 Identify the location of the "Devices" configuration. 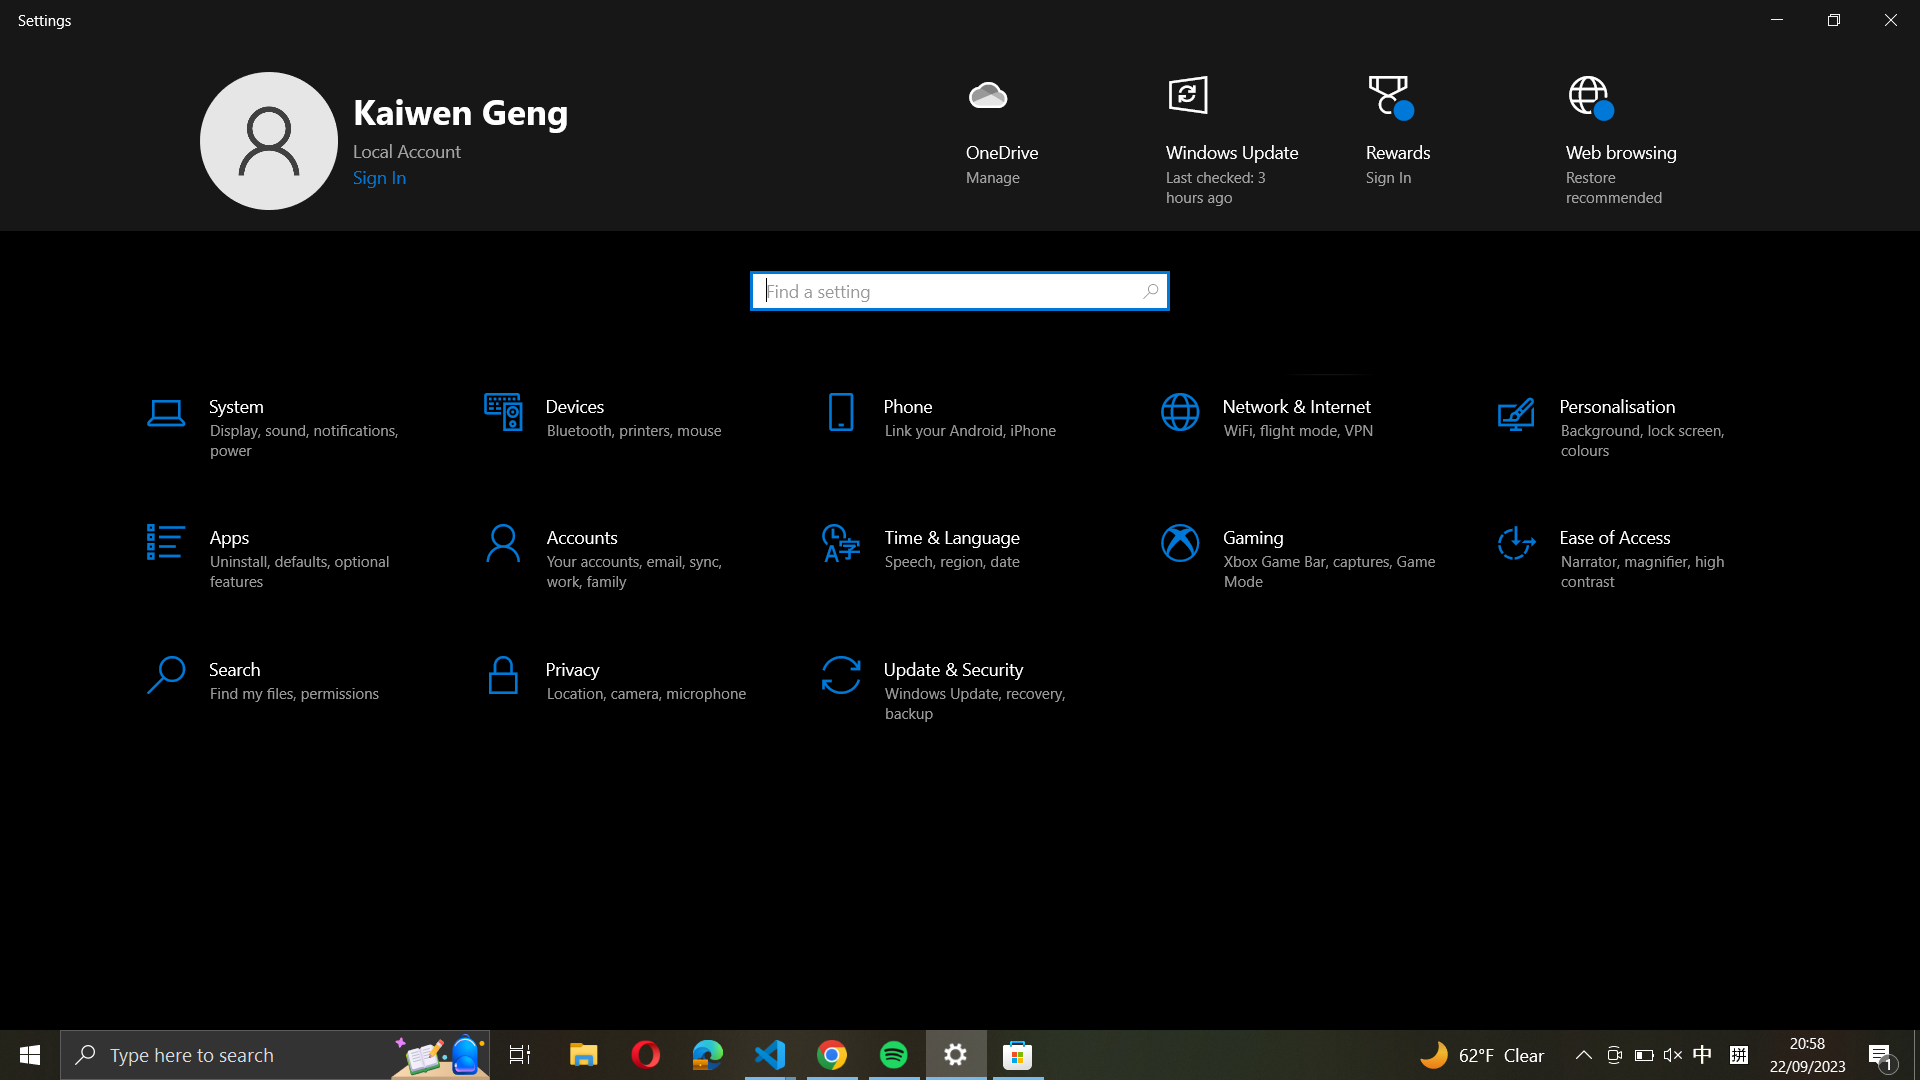
(618, 428).